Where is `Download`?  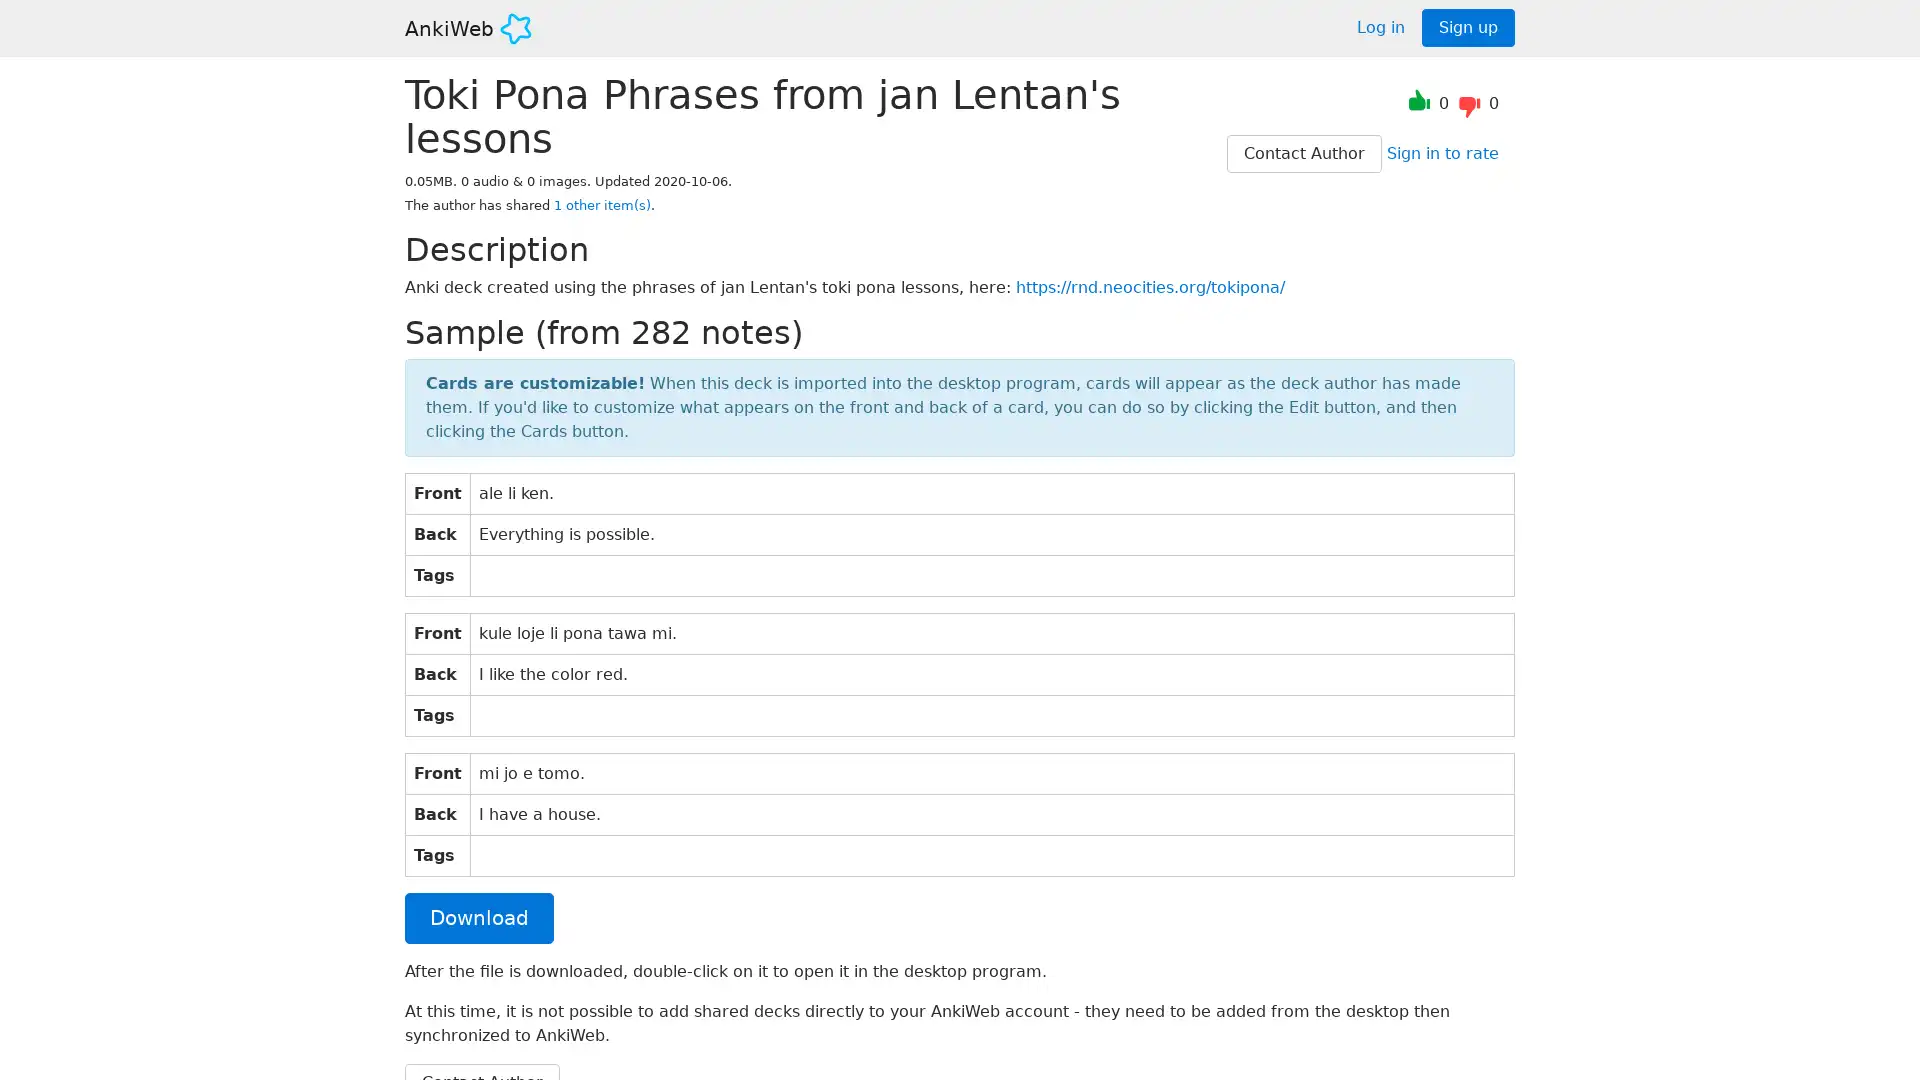
Download is located at coordinates (478, 917).